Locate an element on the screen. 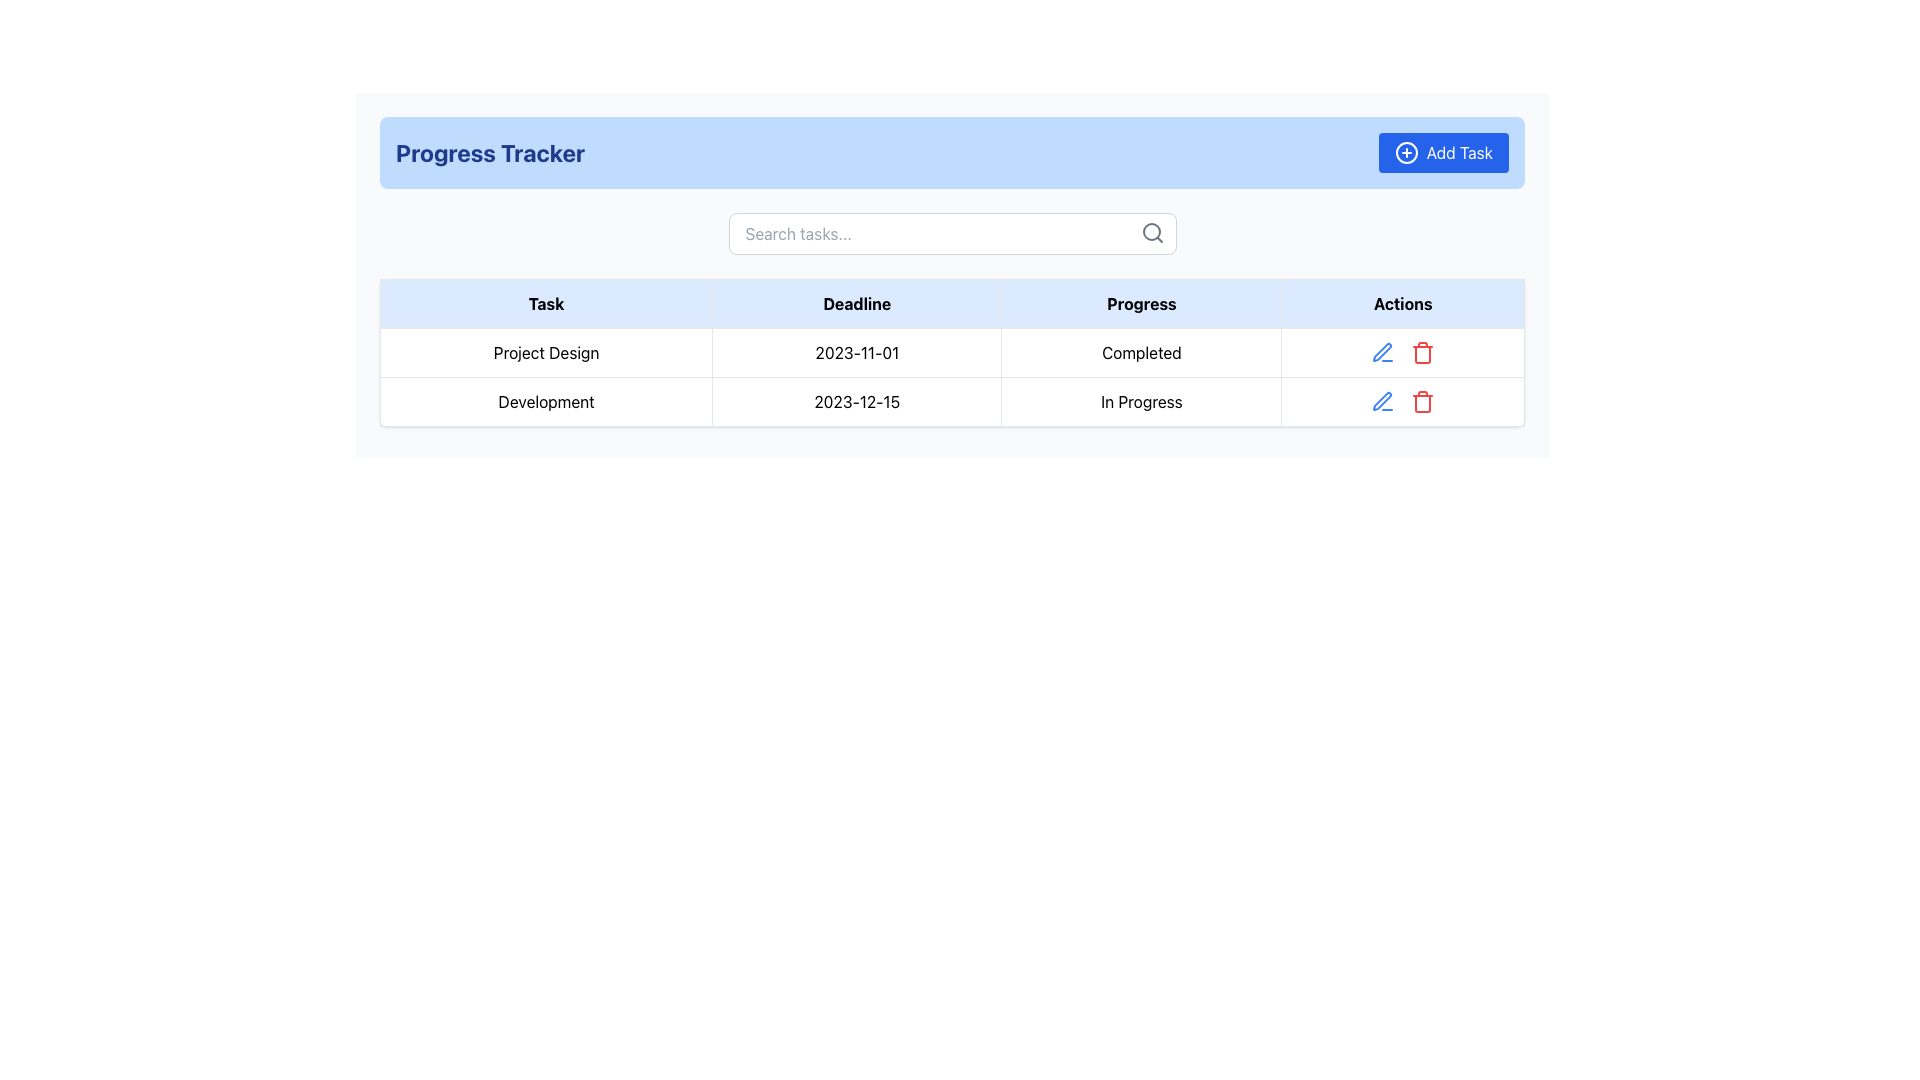 The width and height of the screenshot is (1920, 1080). the Table Header Cell labeled 'Actions', which is the last header in the table with a light blue background and bold black text is located at coordinates (1402, 304).